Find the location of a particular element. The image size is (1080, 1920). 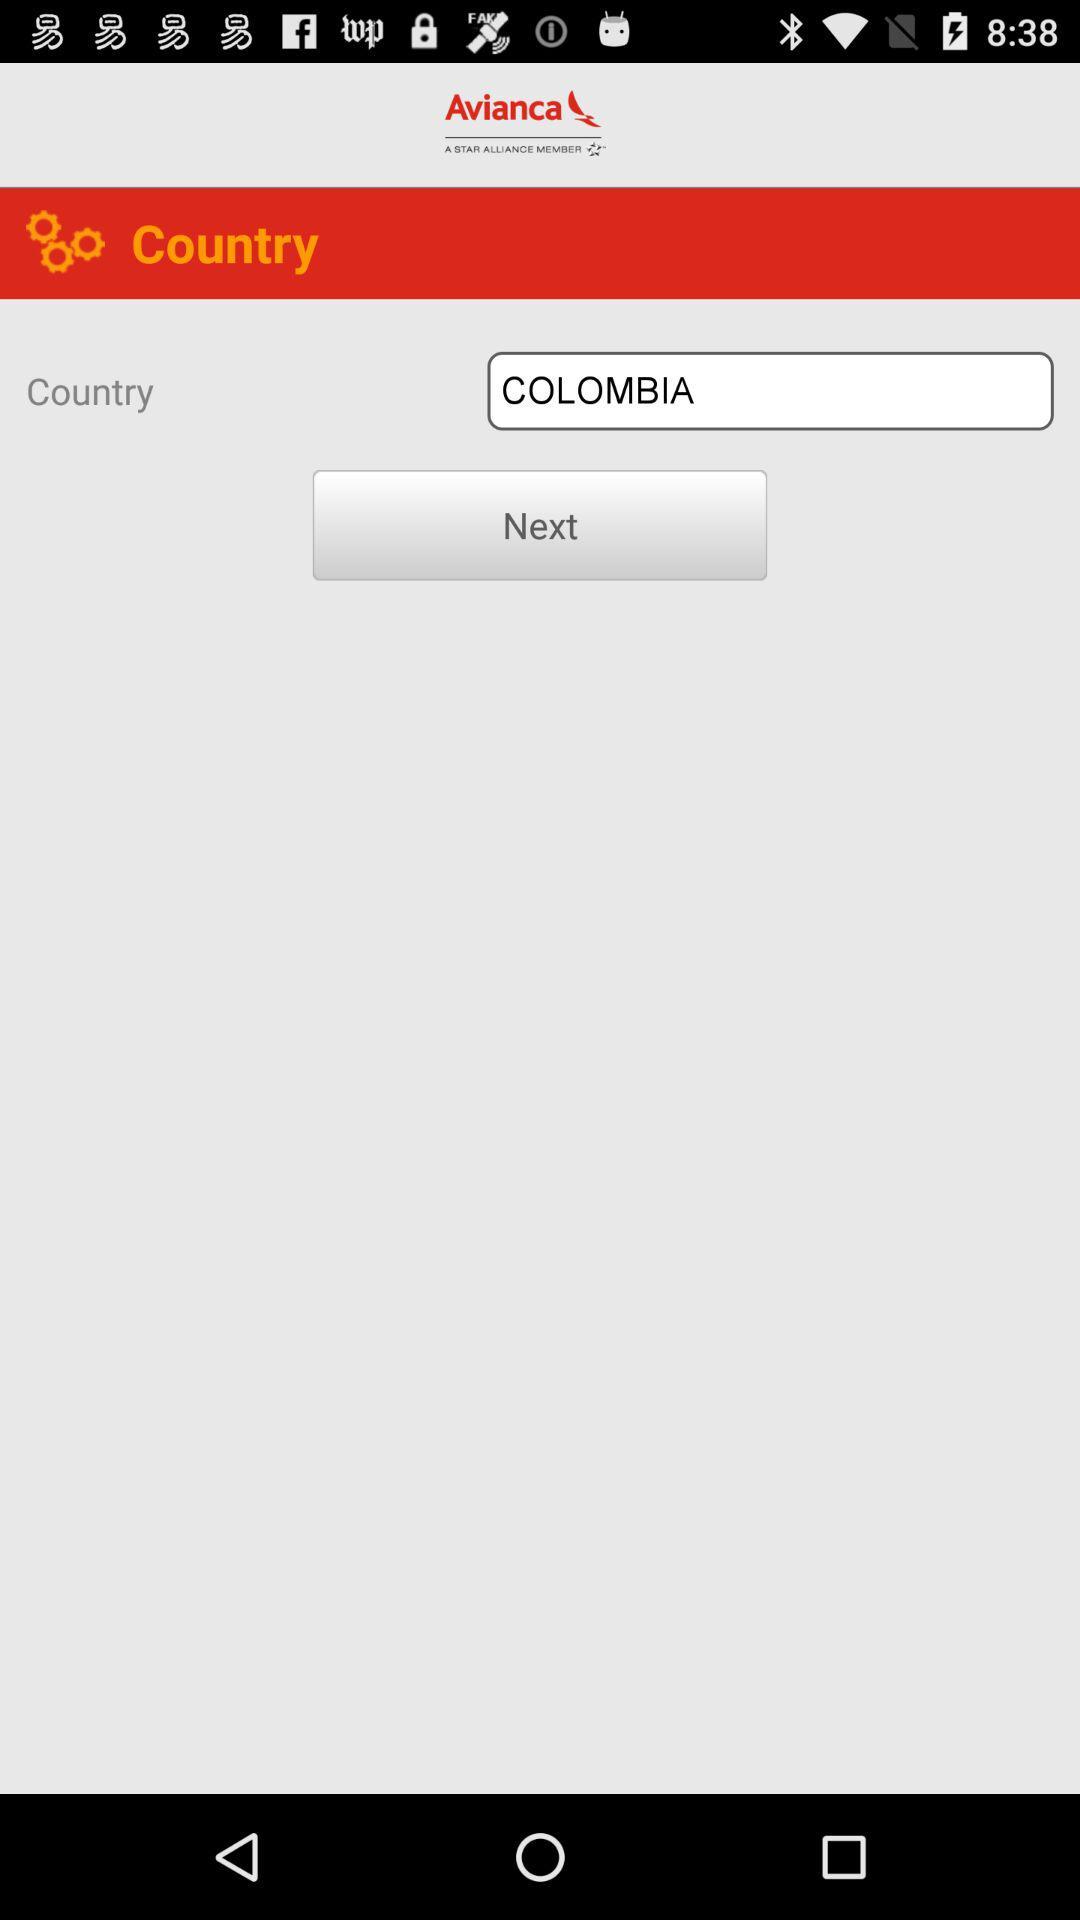

the icon next to the country icon is located at coordinates (769, 391).